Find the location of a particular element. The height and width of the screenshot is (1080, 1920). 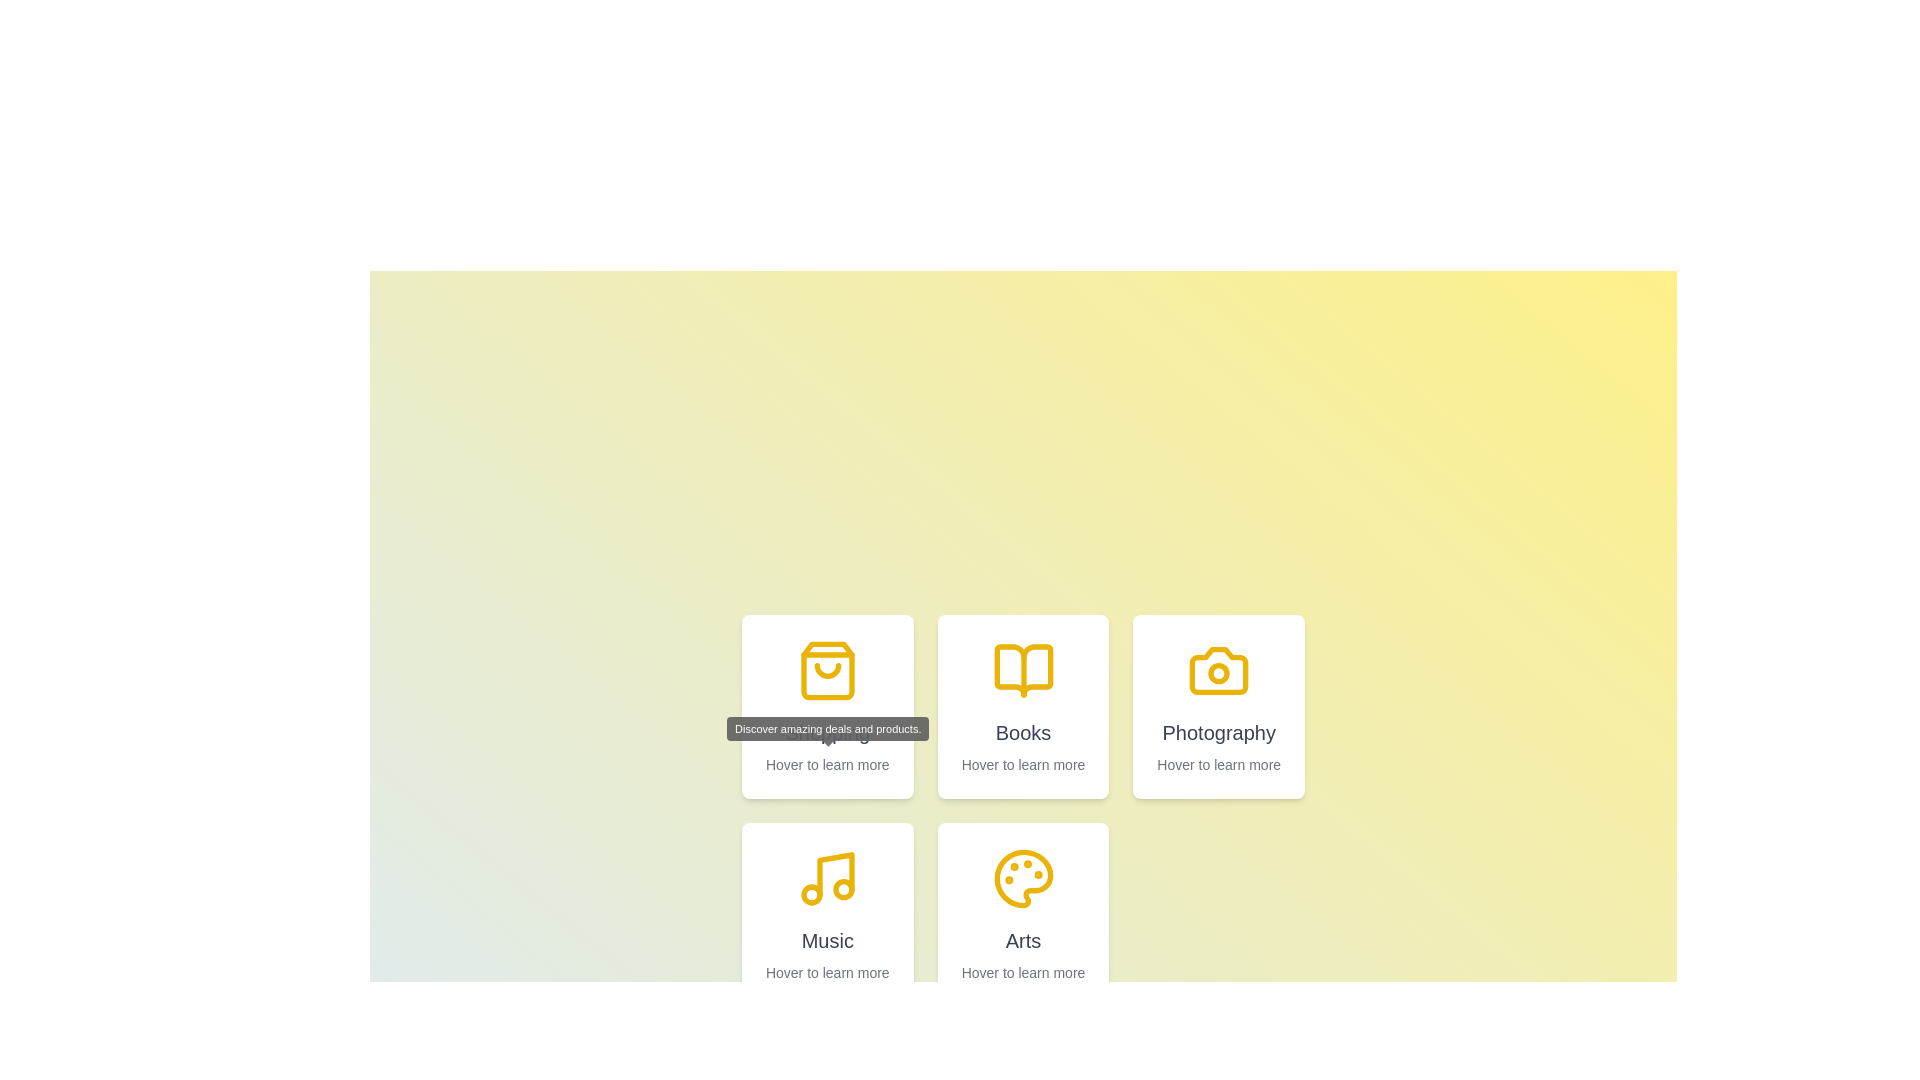

the open book icon with a yellow hue, located in the second column of the top row, above the text 'Books' and 'Hover to learn more' is located at coordinates (1023, 671).